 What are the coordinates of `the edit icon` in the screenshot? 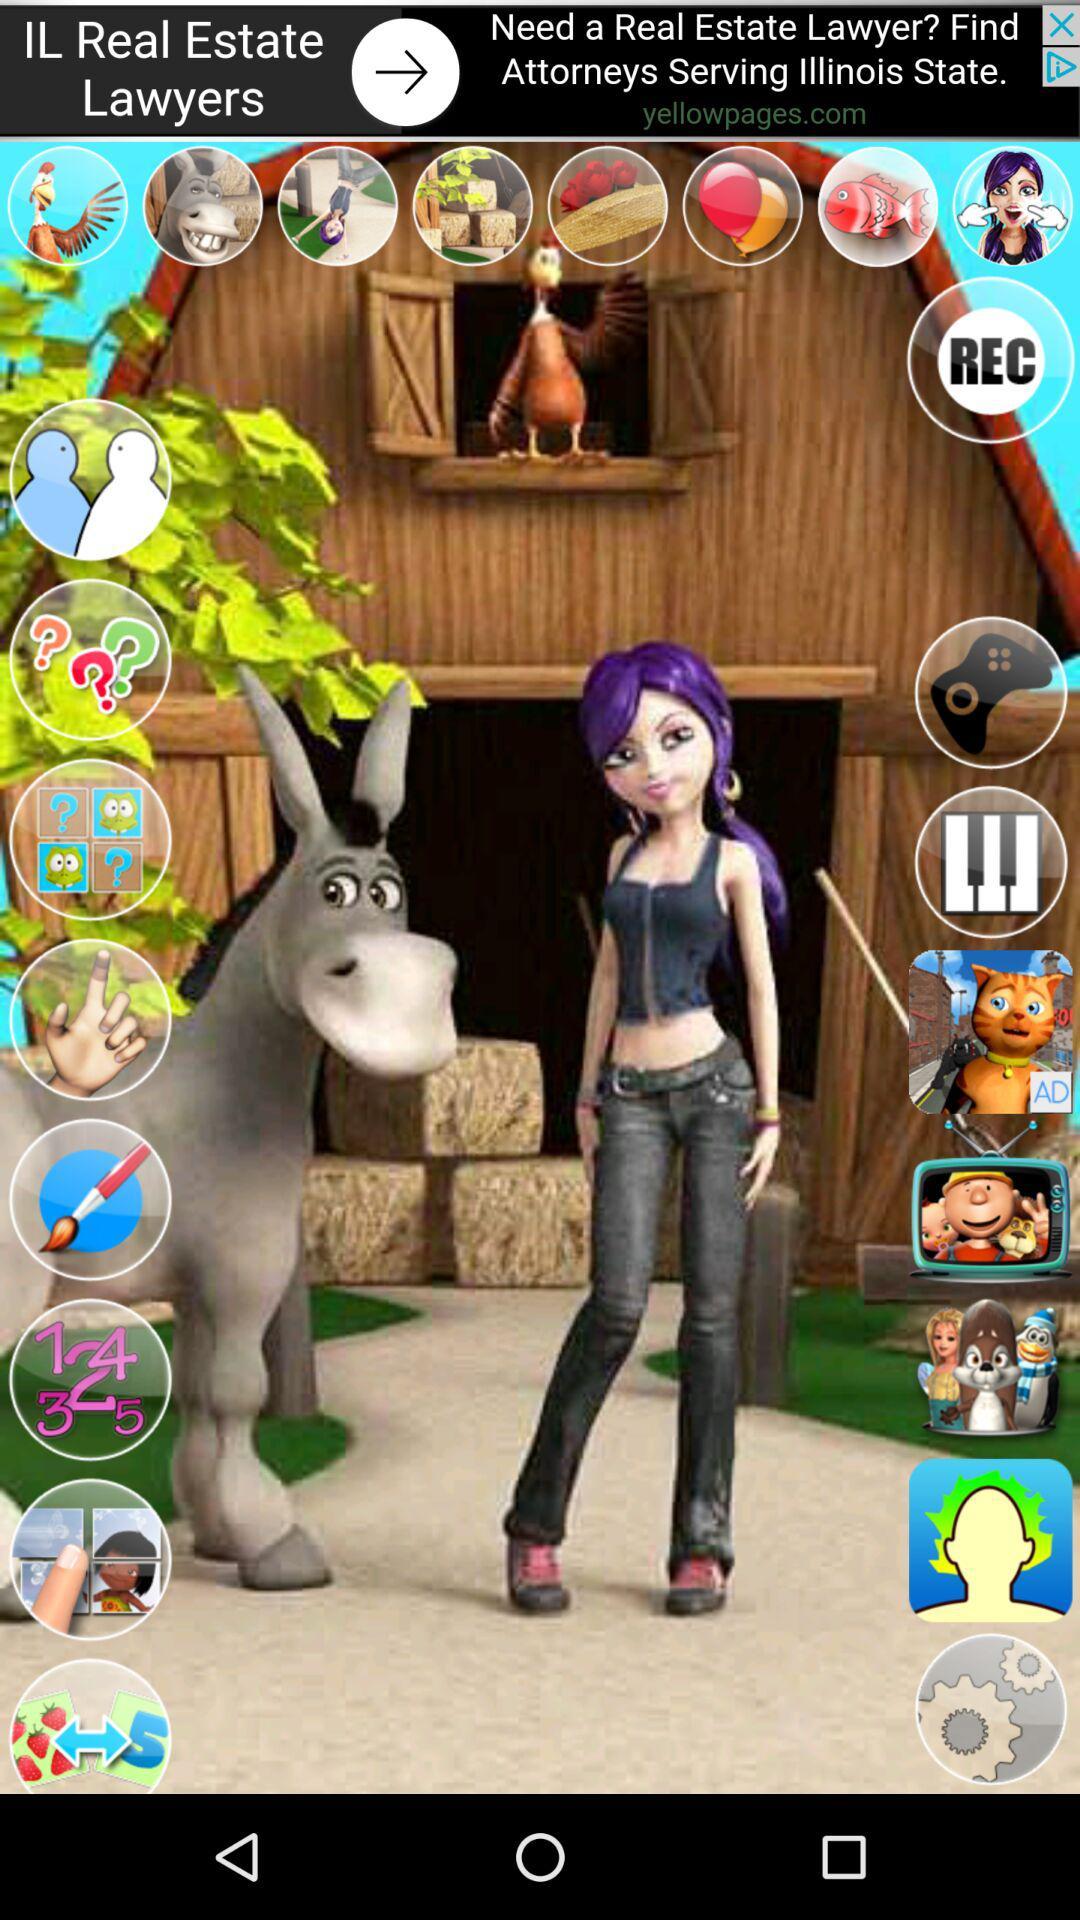 It's located at (88, 1284).